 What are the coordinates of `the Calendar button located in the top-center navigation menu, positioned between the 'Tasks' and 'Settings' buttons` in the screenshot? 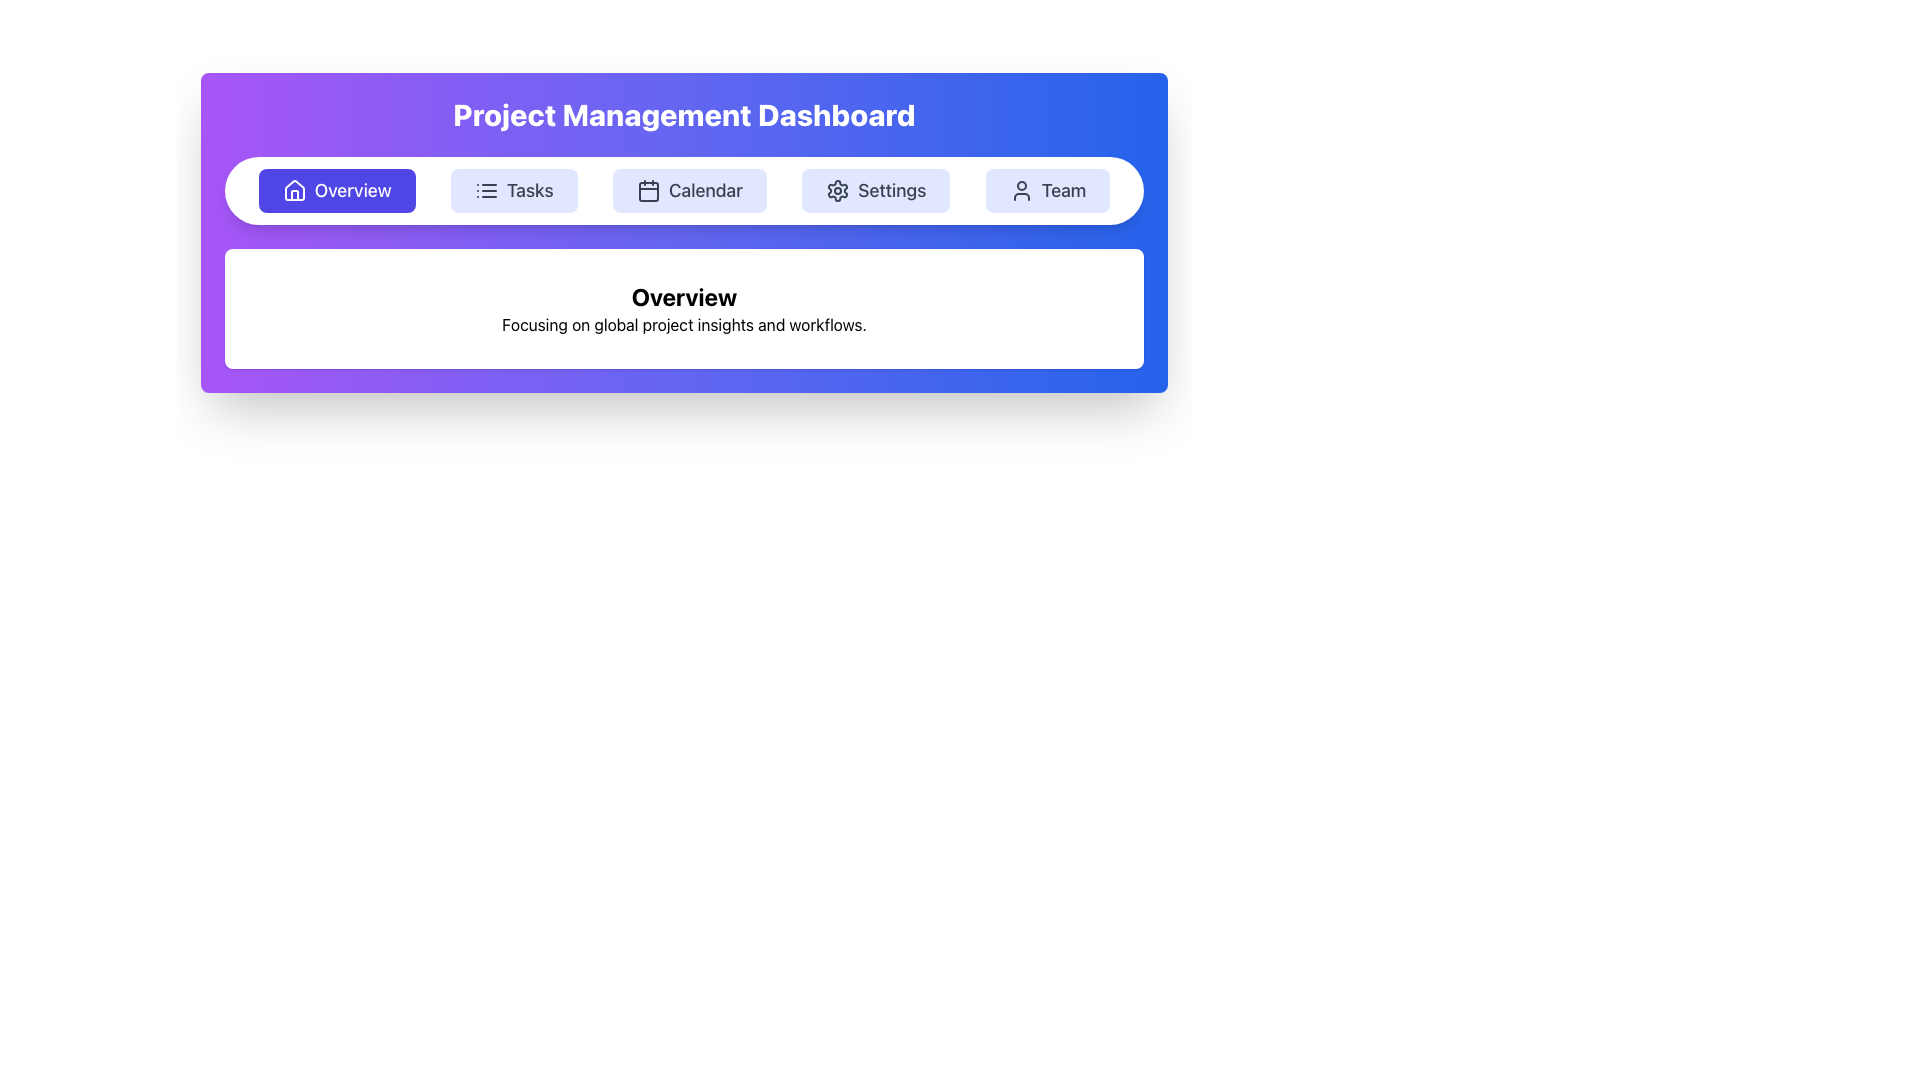 It's located at (689, 191).